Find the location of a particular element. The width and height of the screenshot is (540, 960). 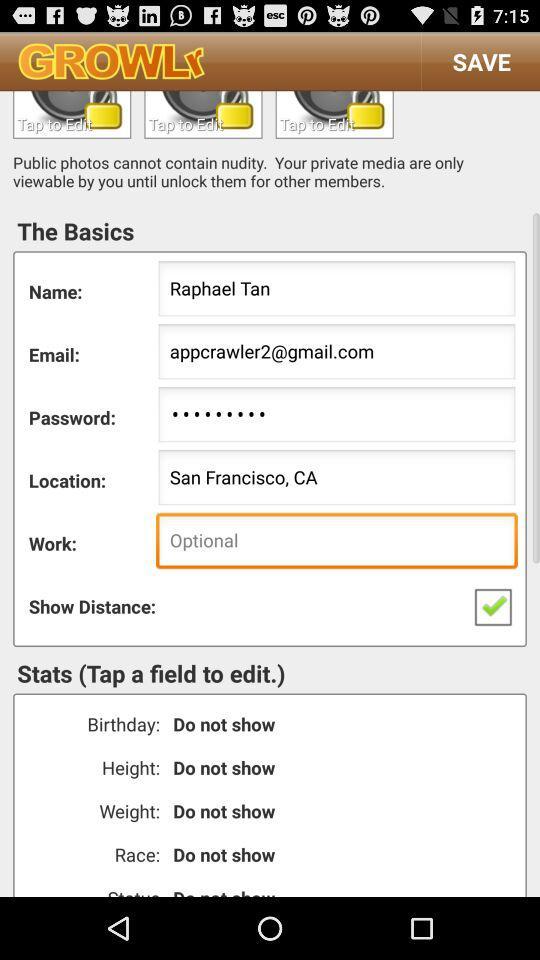

edit options is located at coordinates (71, 114).